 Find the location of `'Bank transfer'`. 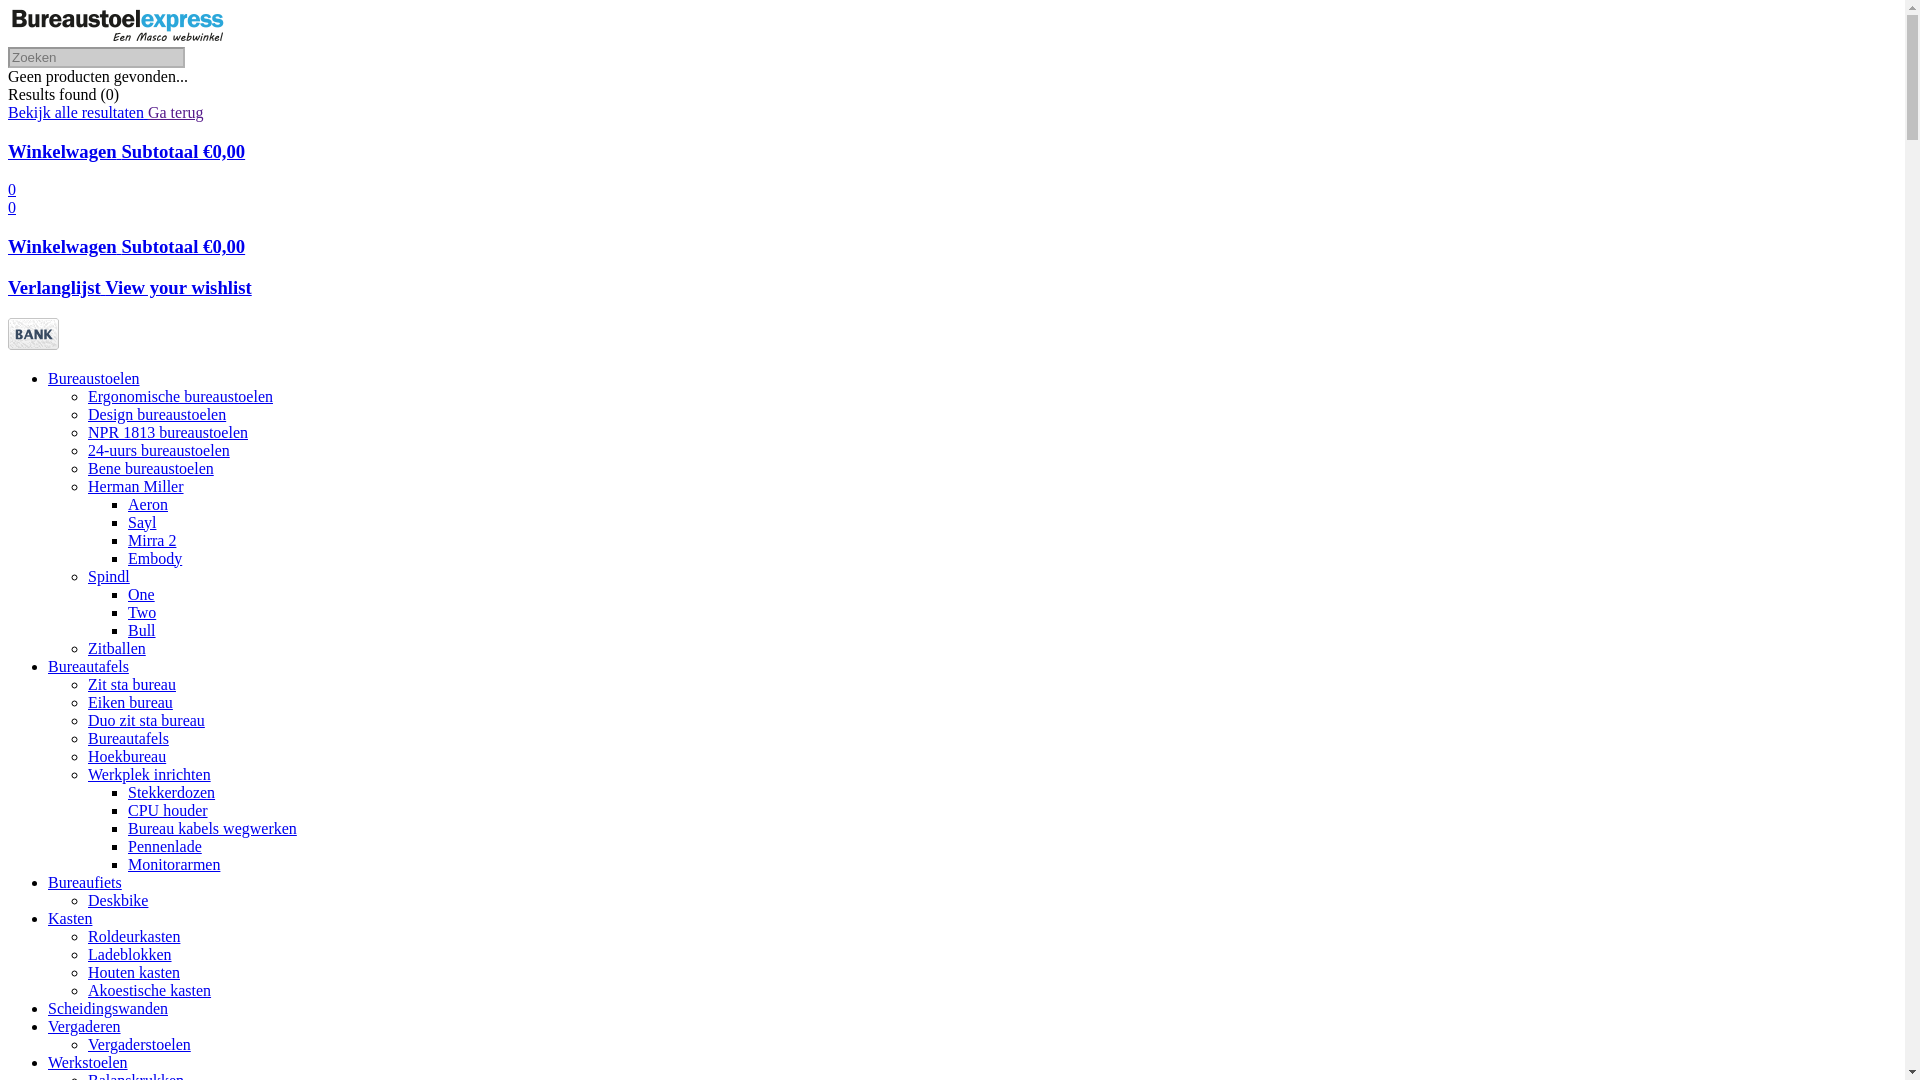

'Bank transfer' is located at coordinates (8, 343).